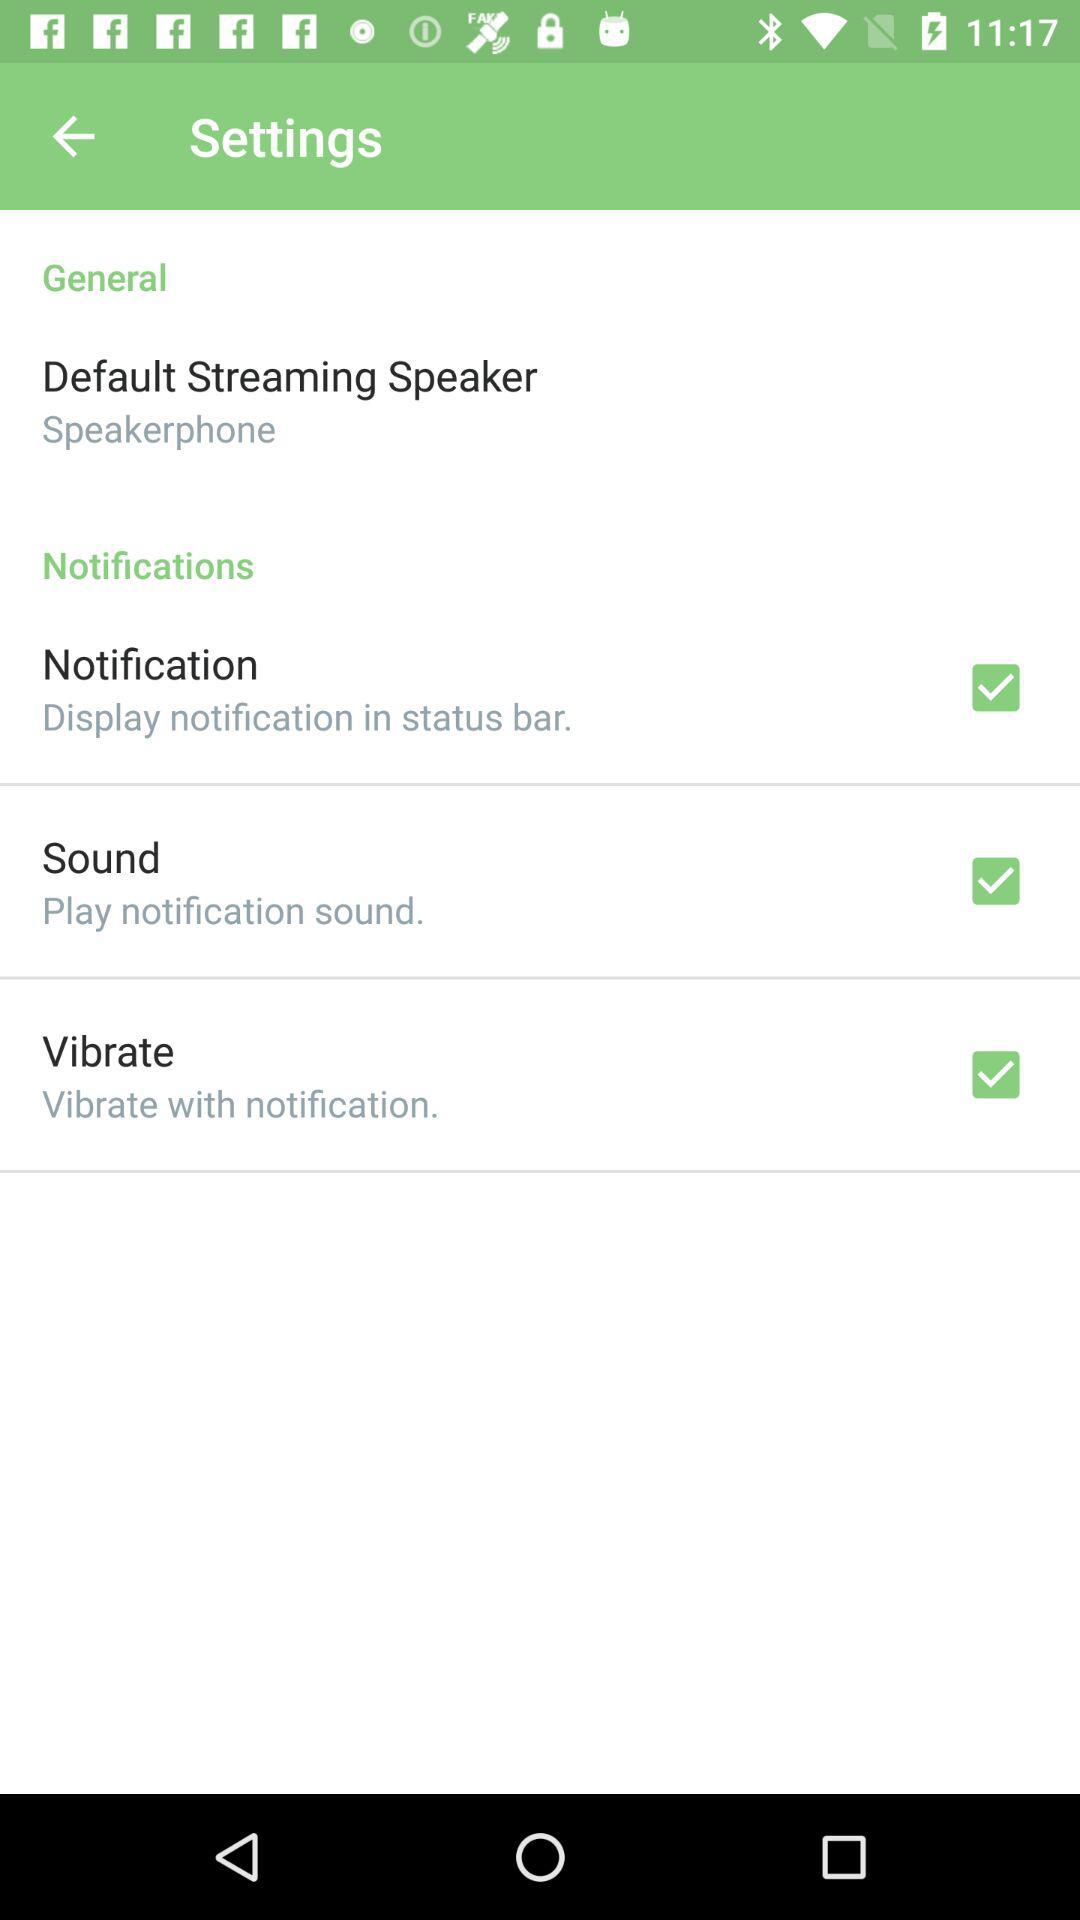 The height and width of the screenshot is (1920, 1080). What do you see at coordinates (157, 427) in the screenshot?
I see `speakerphone icon` at bounding box center [157, 427].